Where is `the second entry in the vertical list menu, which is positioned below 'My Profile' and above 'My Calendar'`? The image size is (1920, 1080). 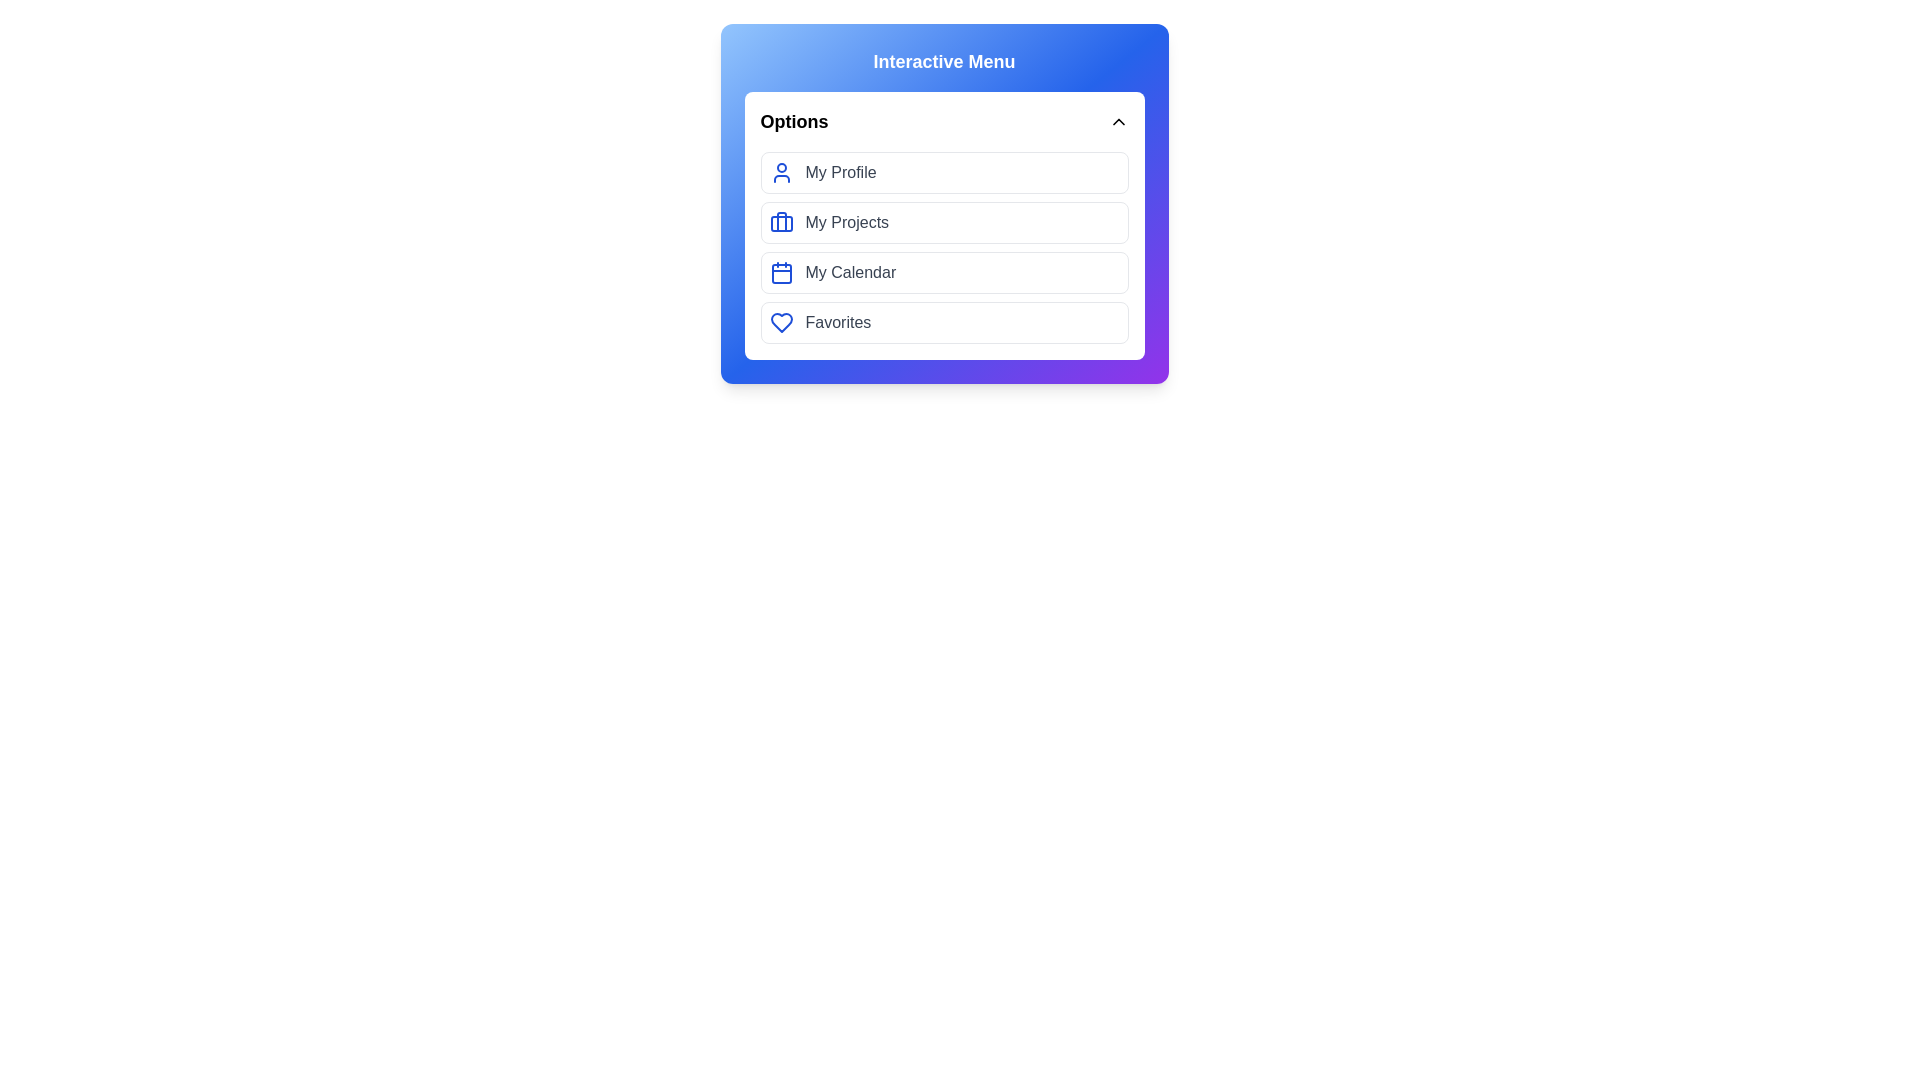
the second entry in the vertical list menu, which is positioned below 'My Profile' and above 'My Calendar' is located at coordinates (943, 246).